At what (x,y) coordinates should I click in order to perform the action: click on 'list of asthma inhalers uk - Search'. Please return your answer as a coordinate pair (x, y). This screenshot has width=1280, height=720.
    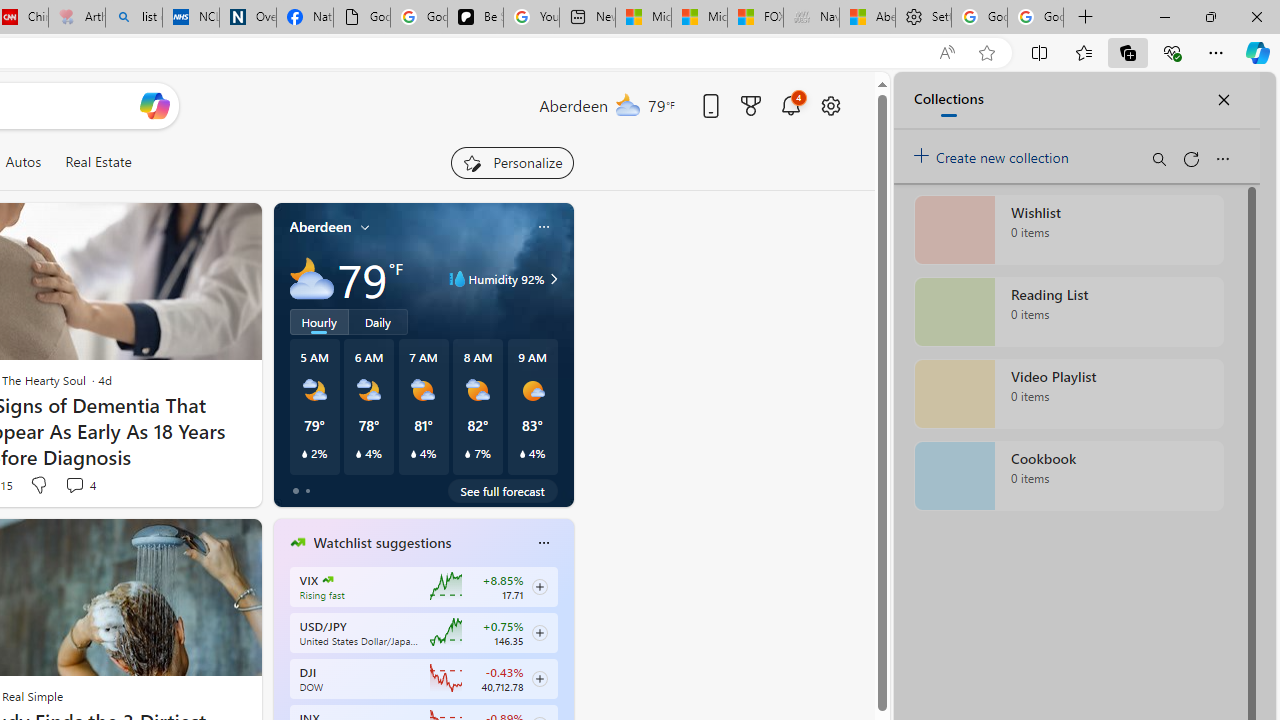
    Looking at the image, I should click on (133, 17).